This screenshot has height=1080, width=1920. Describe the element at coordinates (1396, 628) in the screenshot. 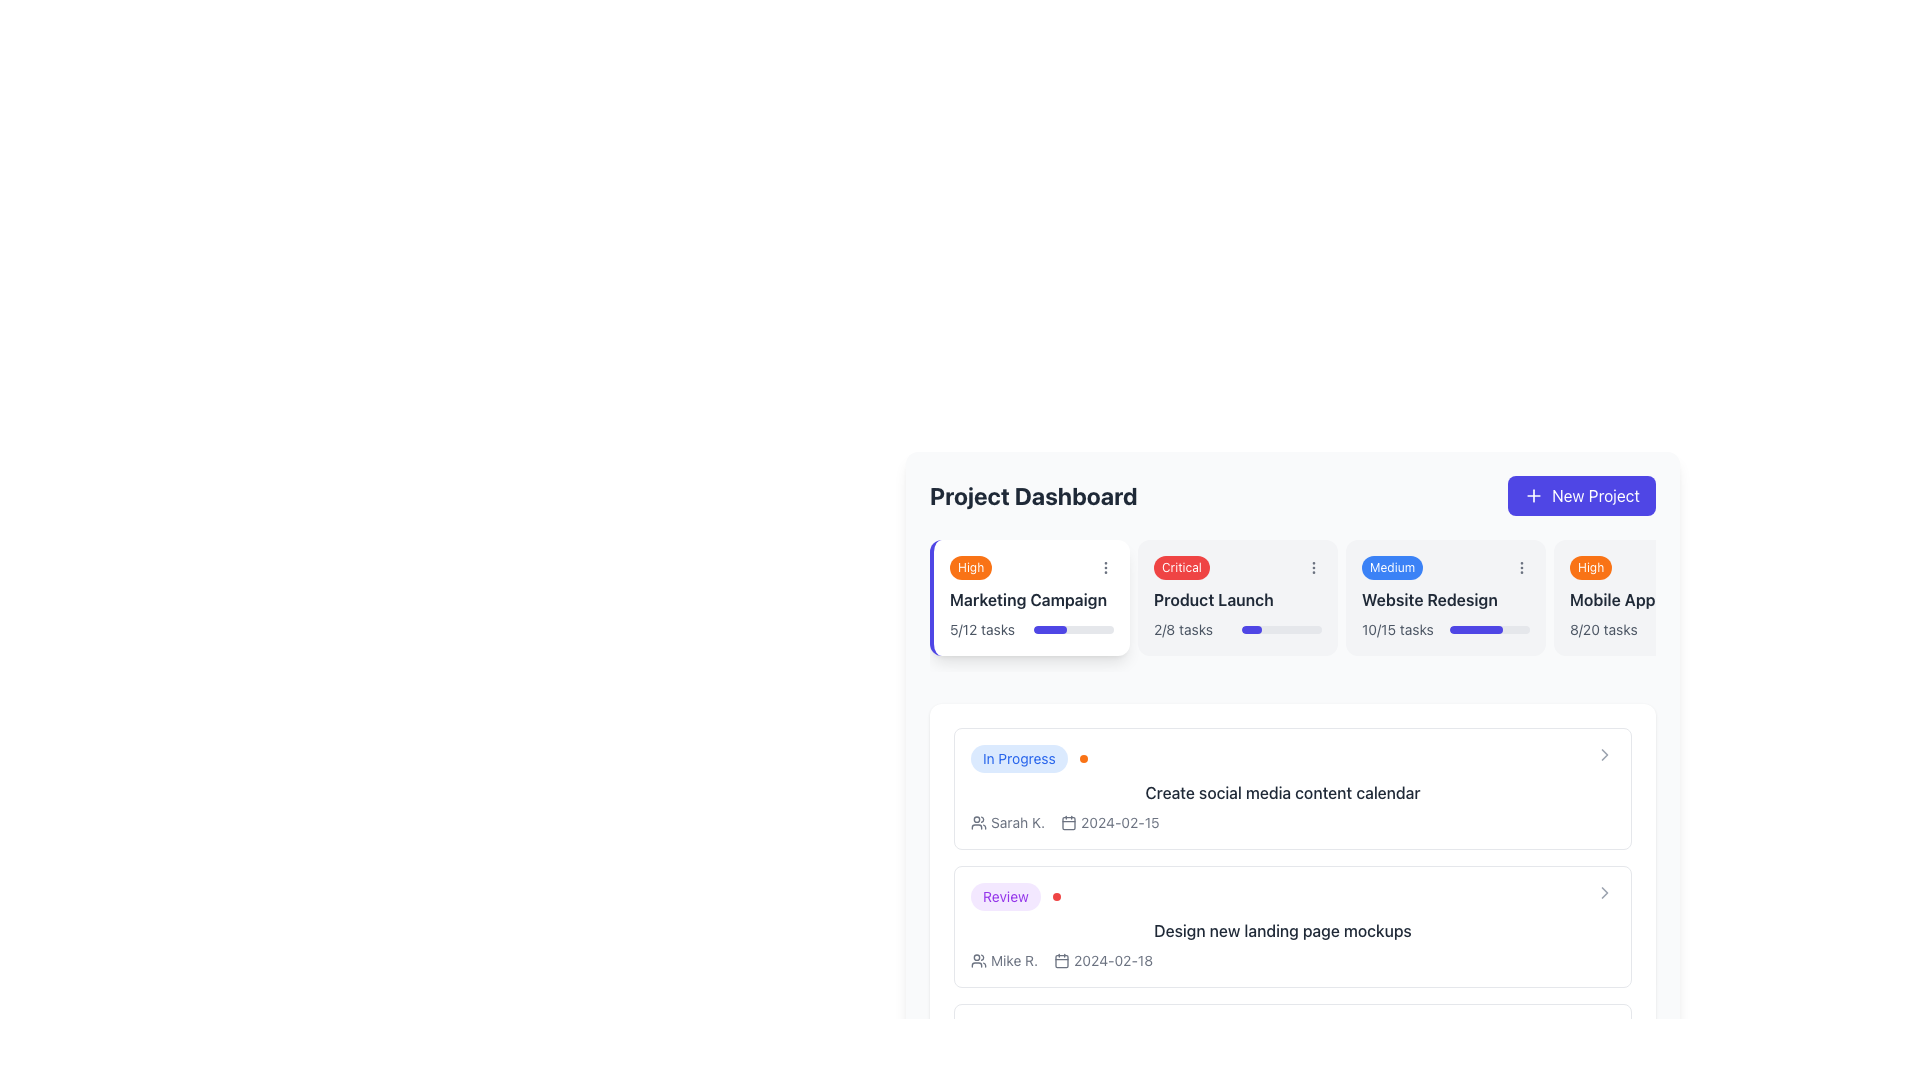

I see `the text label displaying the number of completed tasks out of total tasks` at that location.